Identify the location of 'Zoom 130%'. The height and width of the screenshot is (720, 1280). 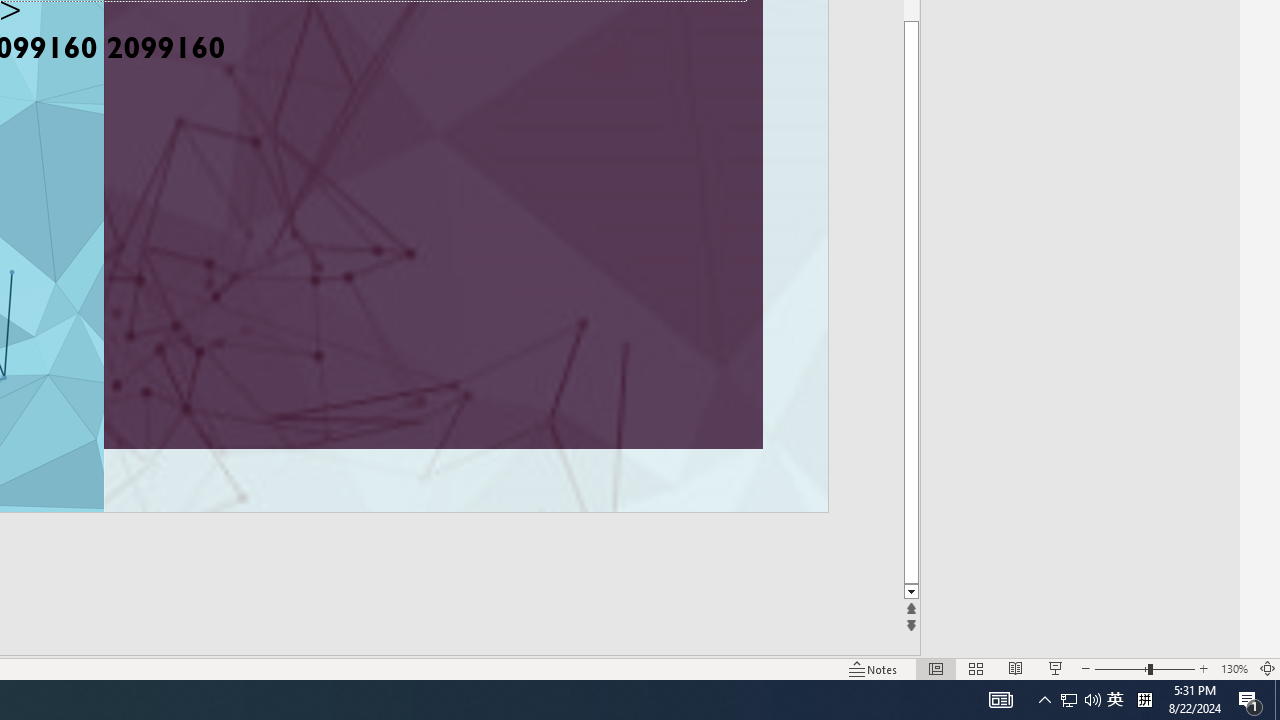
(1233, 669).